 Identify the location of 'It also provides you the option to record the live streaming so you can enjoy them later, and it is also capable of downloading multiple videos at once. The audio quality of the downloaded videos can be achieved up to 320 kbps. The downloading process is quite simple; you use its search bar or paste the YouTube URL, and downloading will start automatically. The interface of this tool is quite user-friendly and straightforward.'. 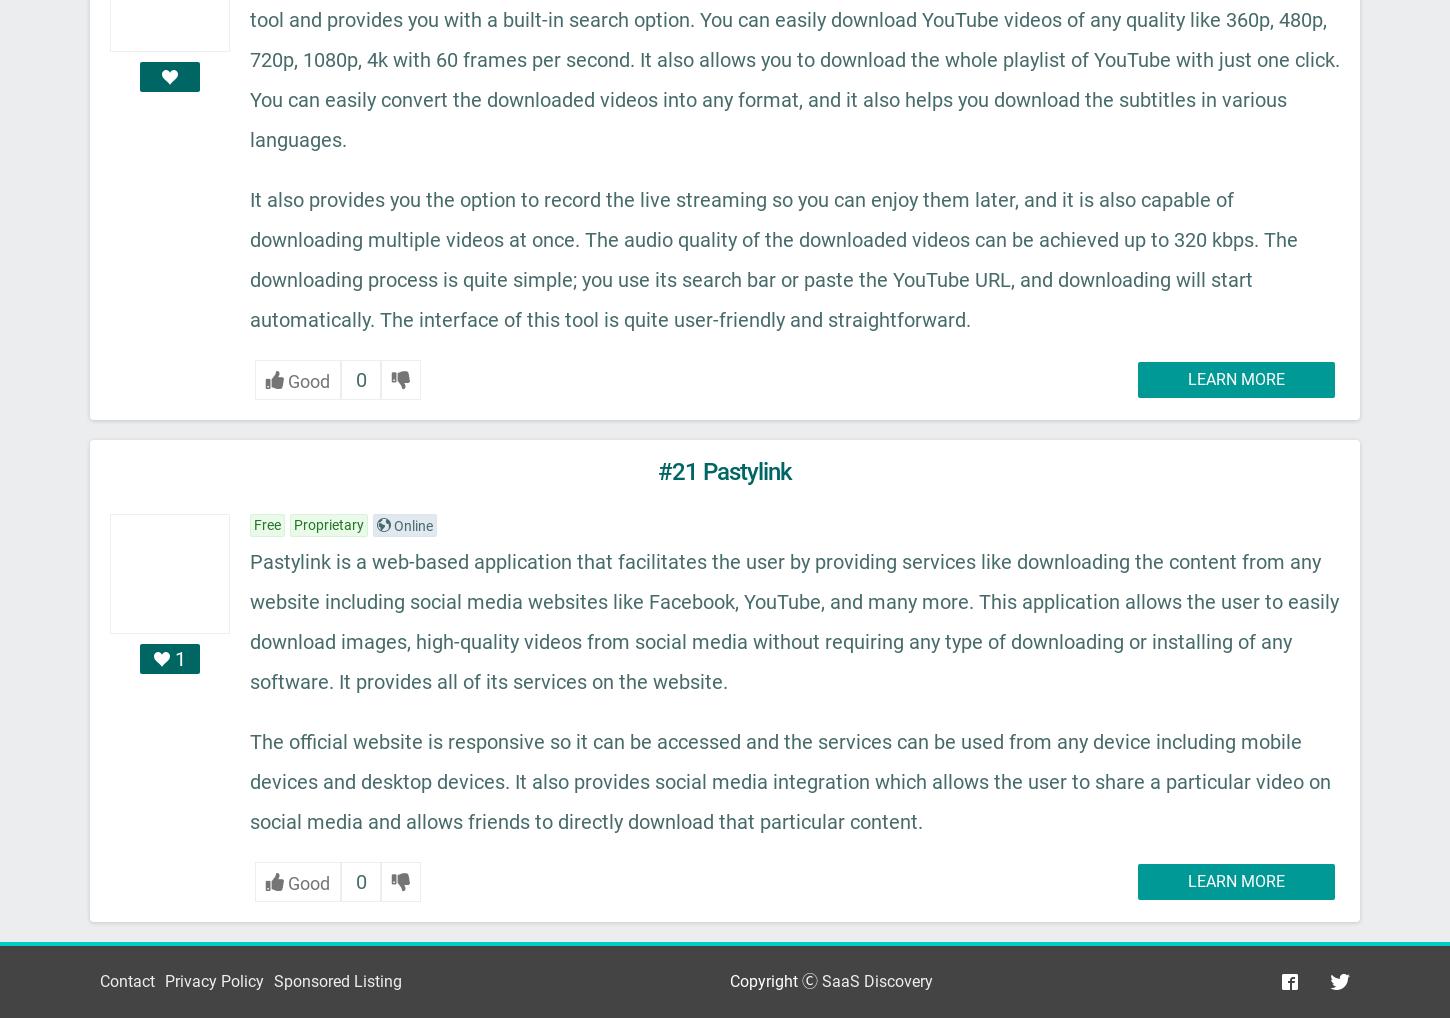
(774, 258).